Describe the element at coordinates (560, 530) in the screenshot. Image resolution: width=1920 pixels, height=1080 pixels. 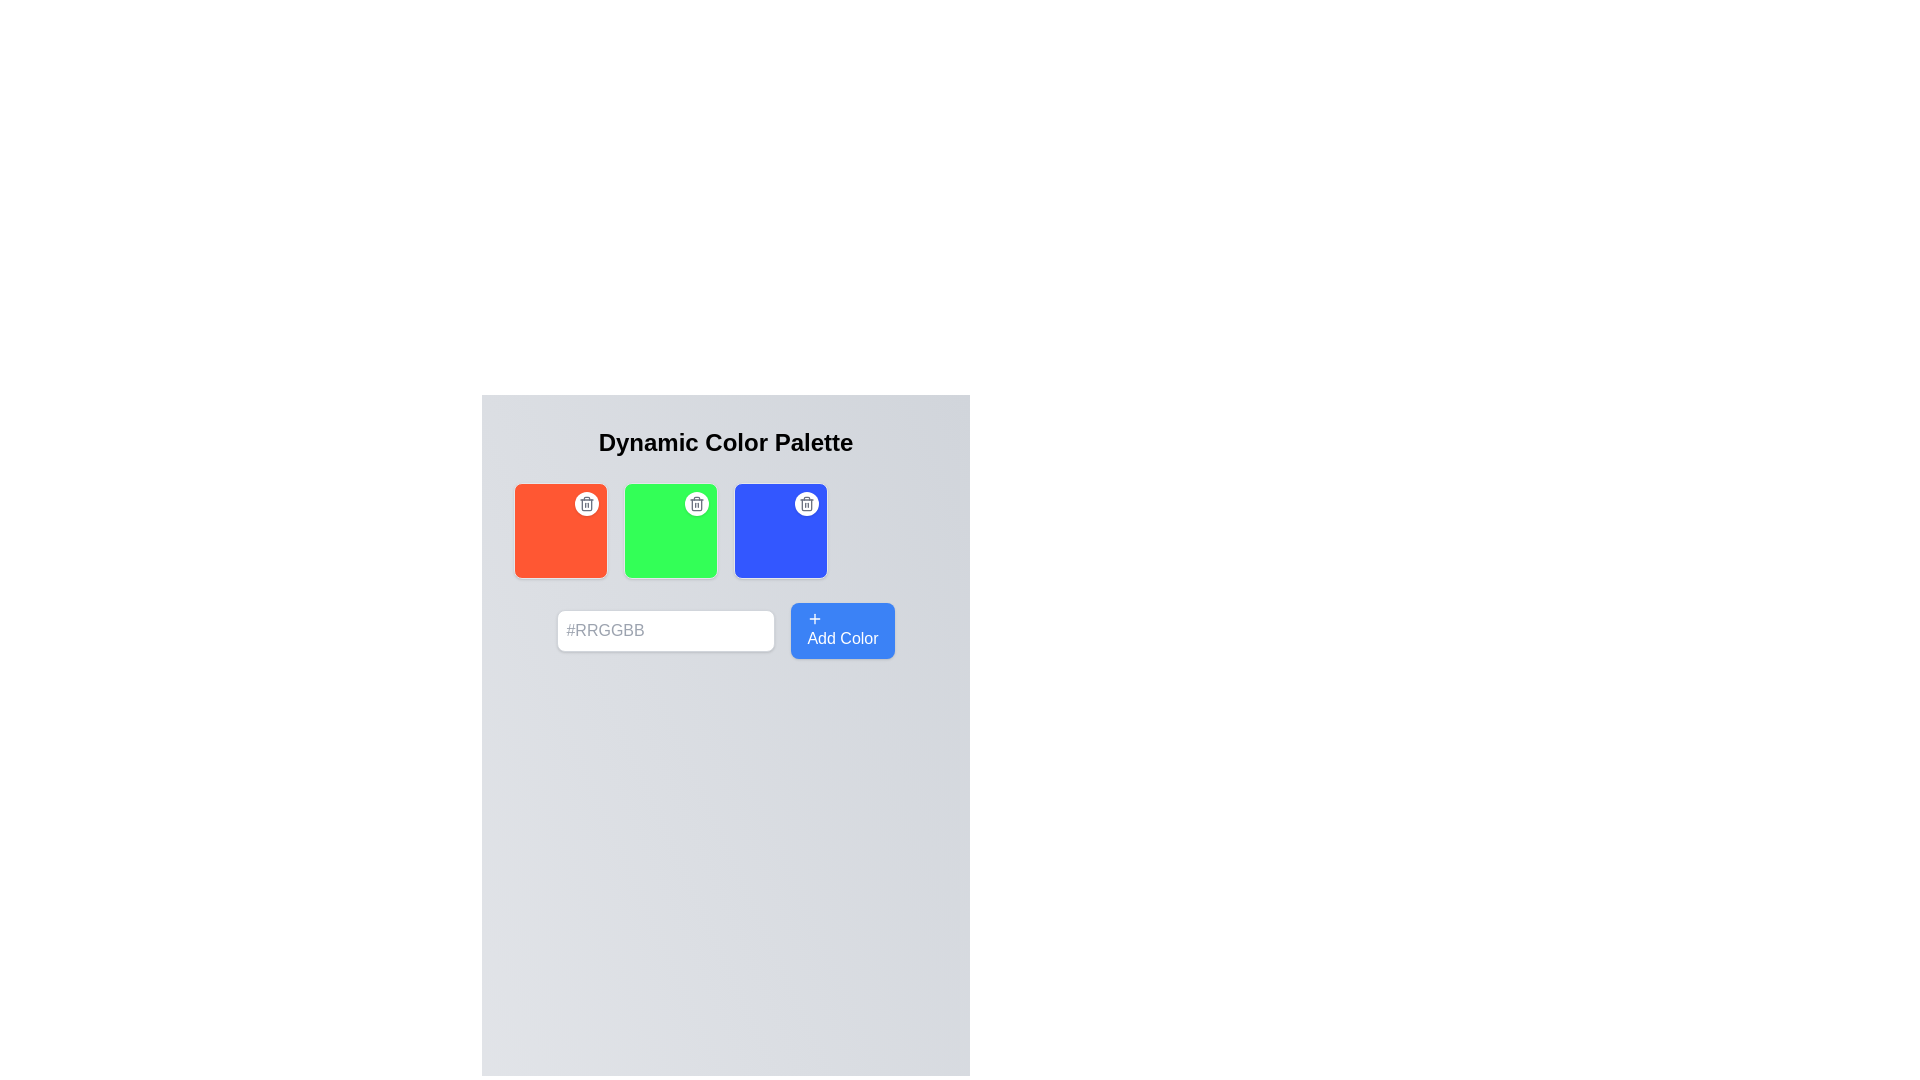
I see `the delete button on the red Colored widget located at the far-left of the group of four horizontally arranged widgets` at that location.